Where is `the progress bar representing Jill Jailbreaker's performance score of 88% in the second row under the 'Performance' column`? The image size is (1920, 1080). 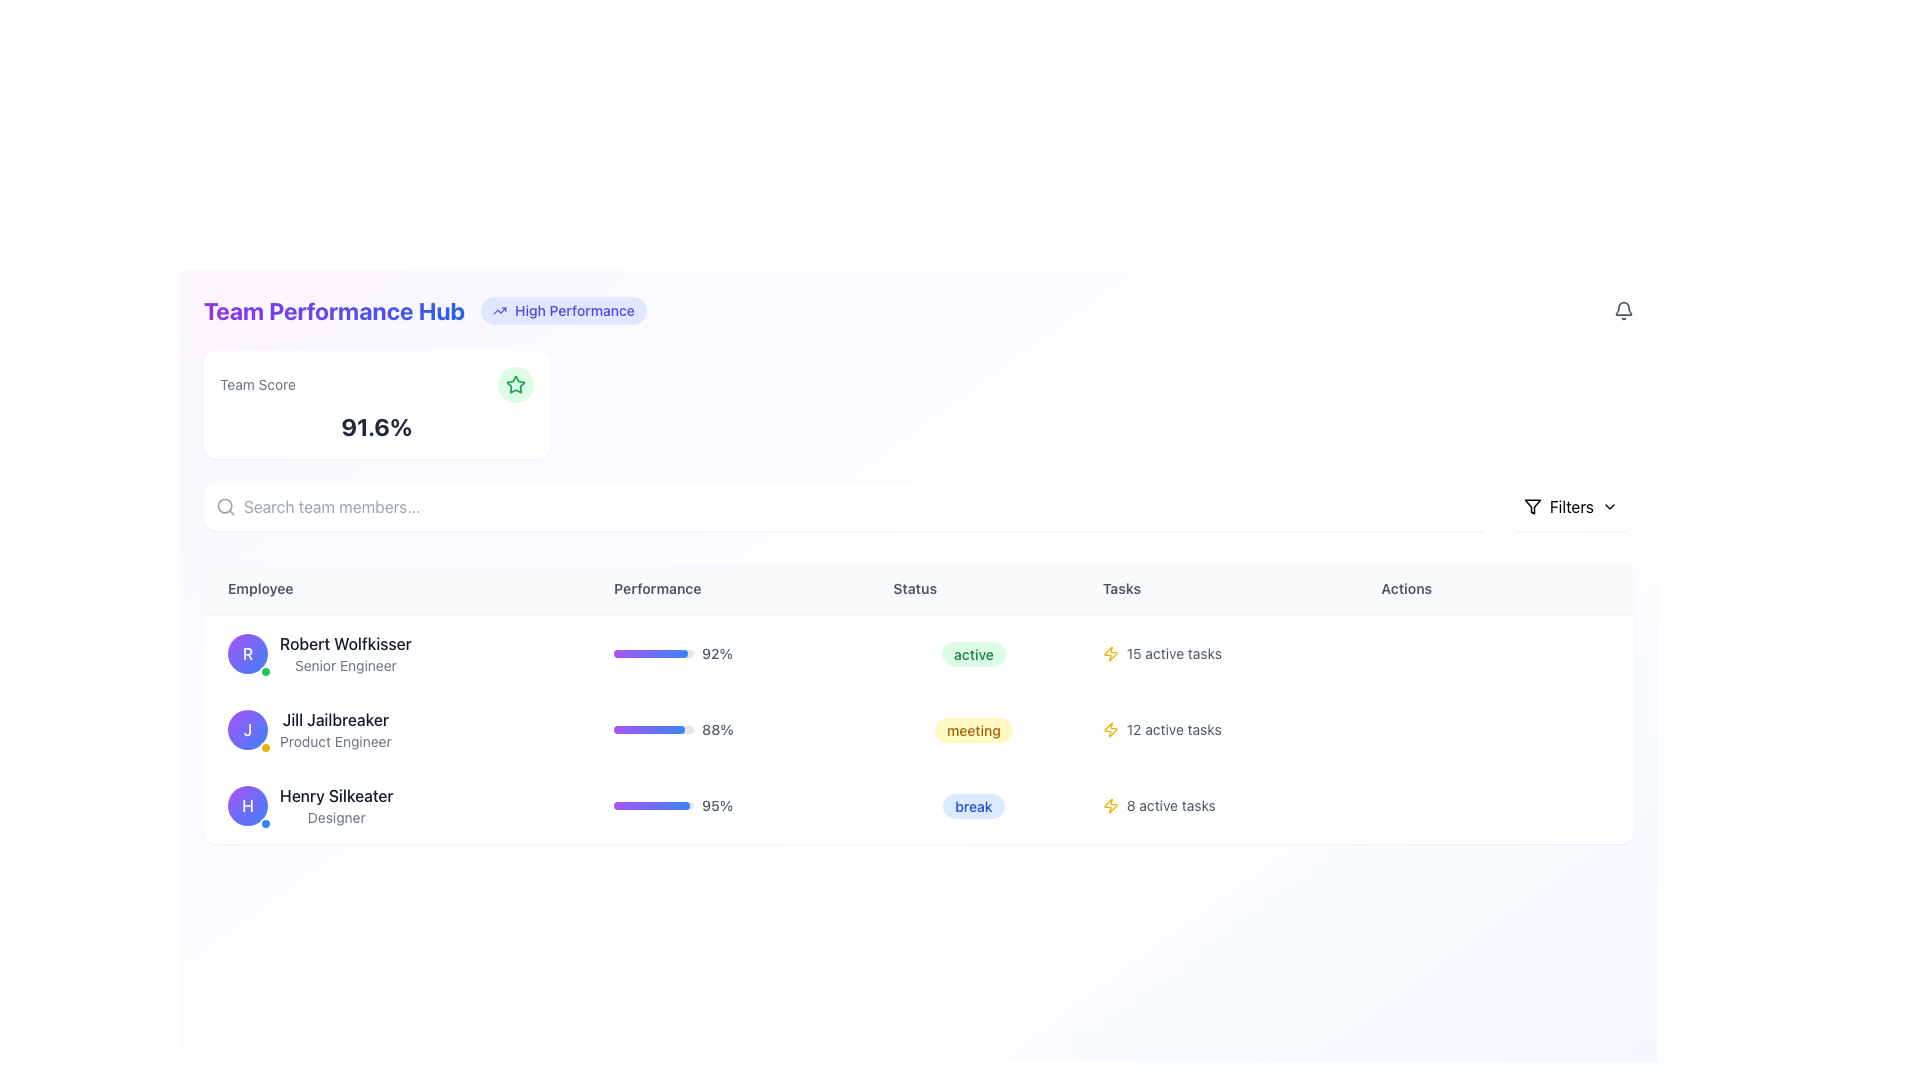
the progress bar representing Jill Jailbreaker's performance score of 88% in the second row under the 'Performance' column is located at coordinates (728, 729).